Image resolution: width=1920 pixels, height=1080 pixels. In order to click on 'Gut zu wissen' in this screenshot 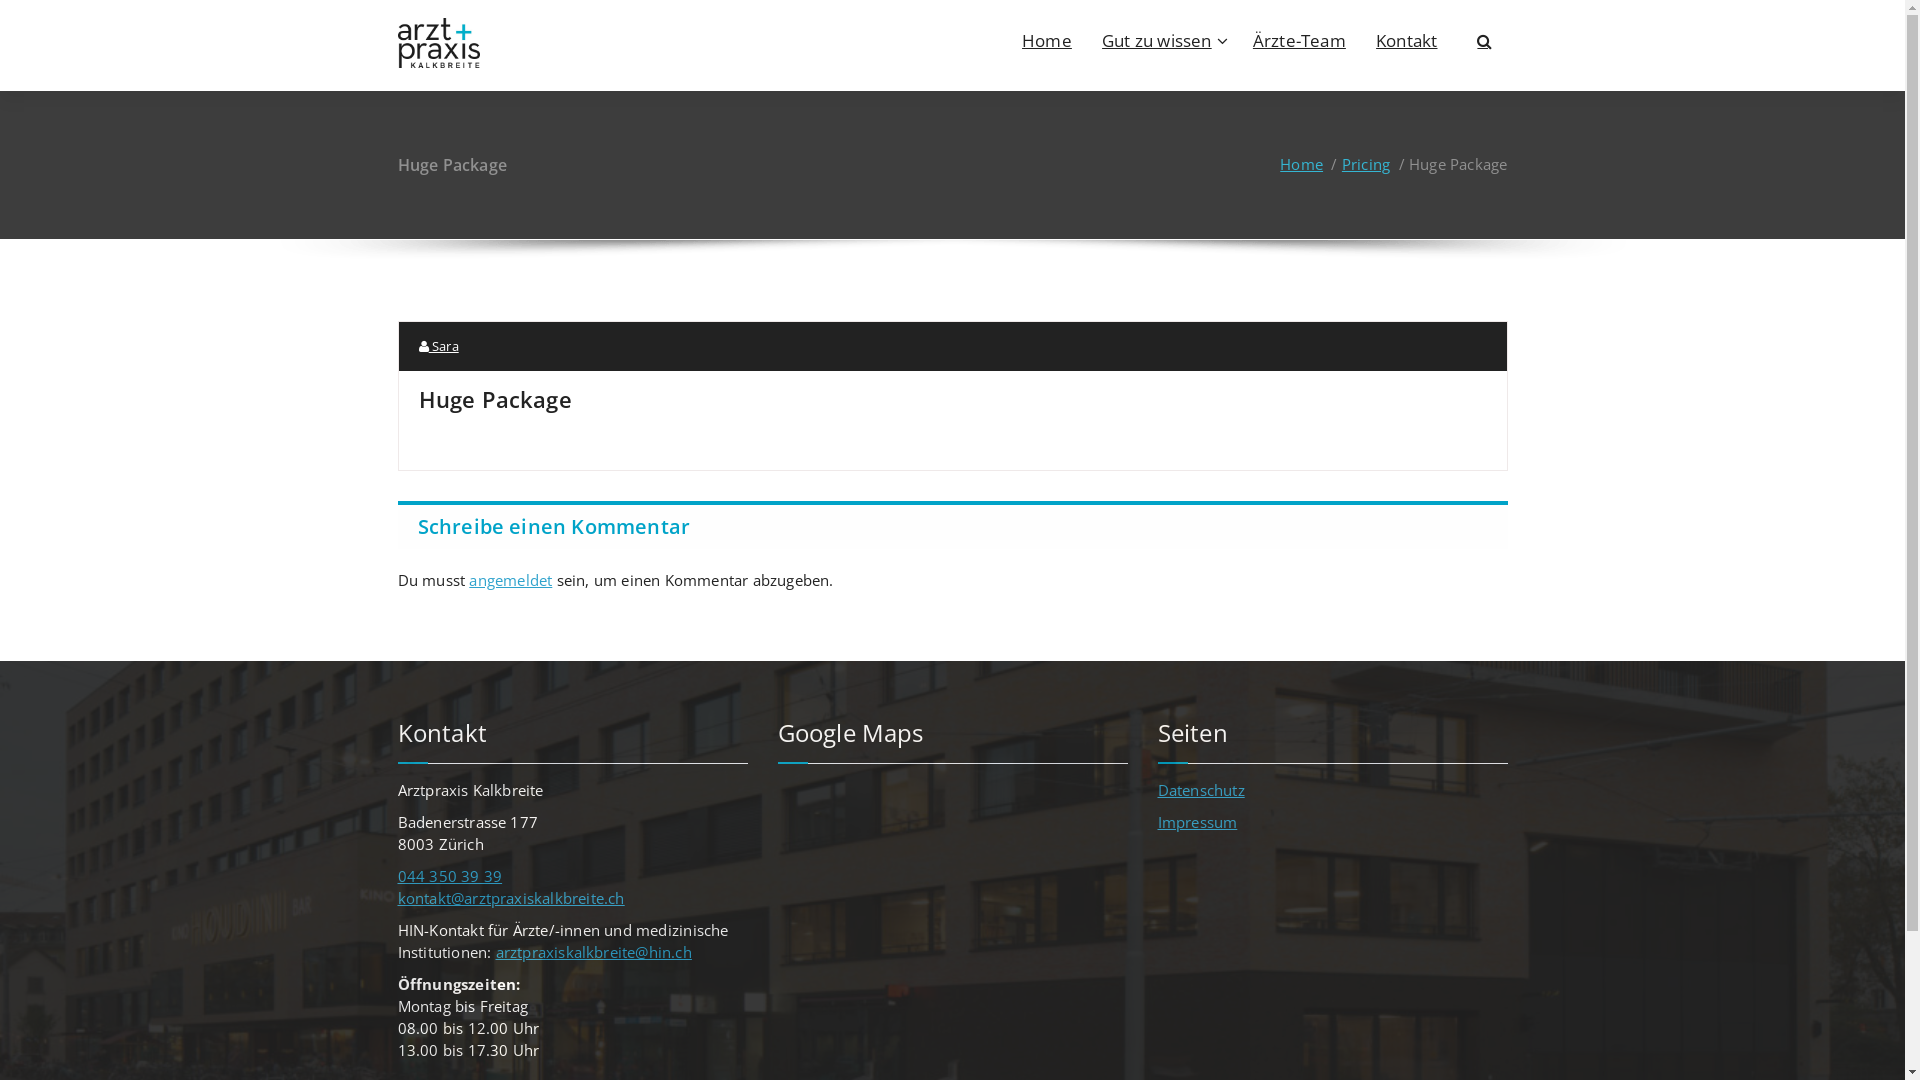, I will do `click(1162, 39)`.